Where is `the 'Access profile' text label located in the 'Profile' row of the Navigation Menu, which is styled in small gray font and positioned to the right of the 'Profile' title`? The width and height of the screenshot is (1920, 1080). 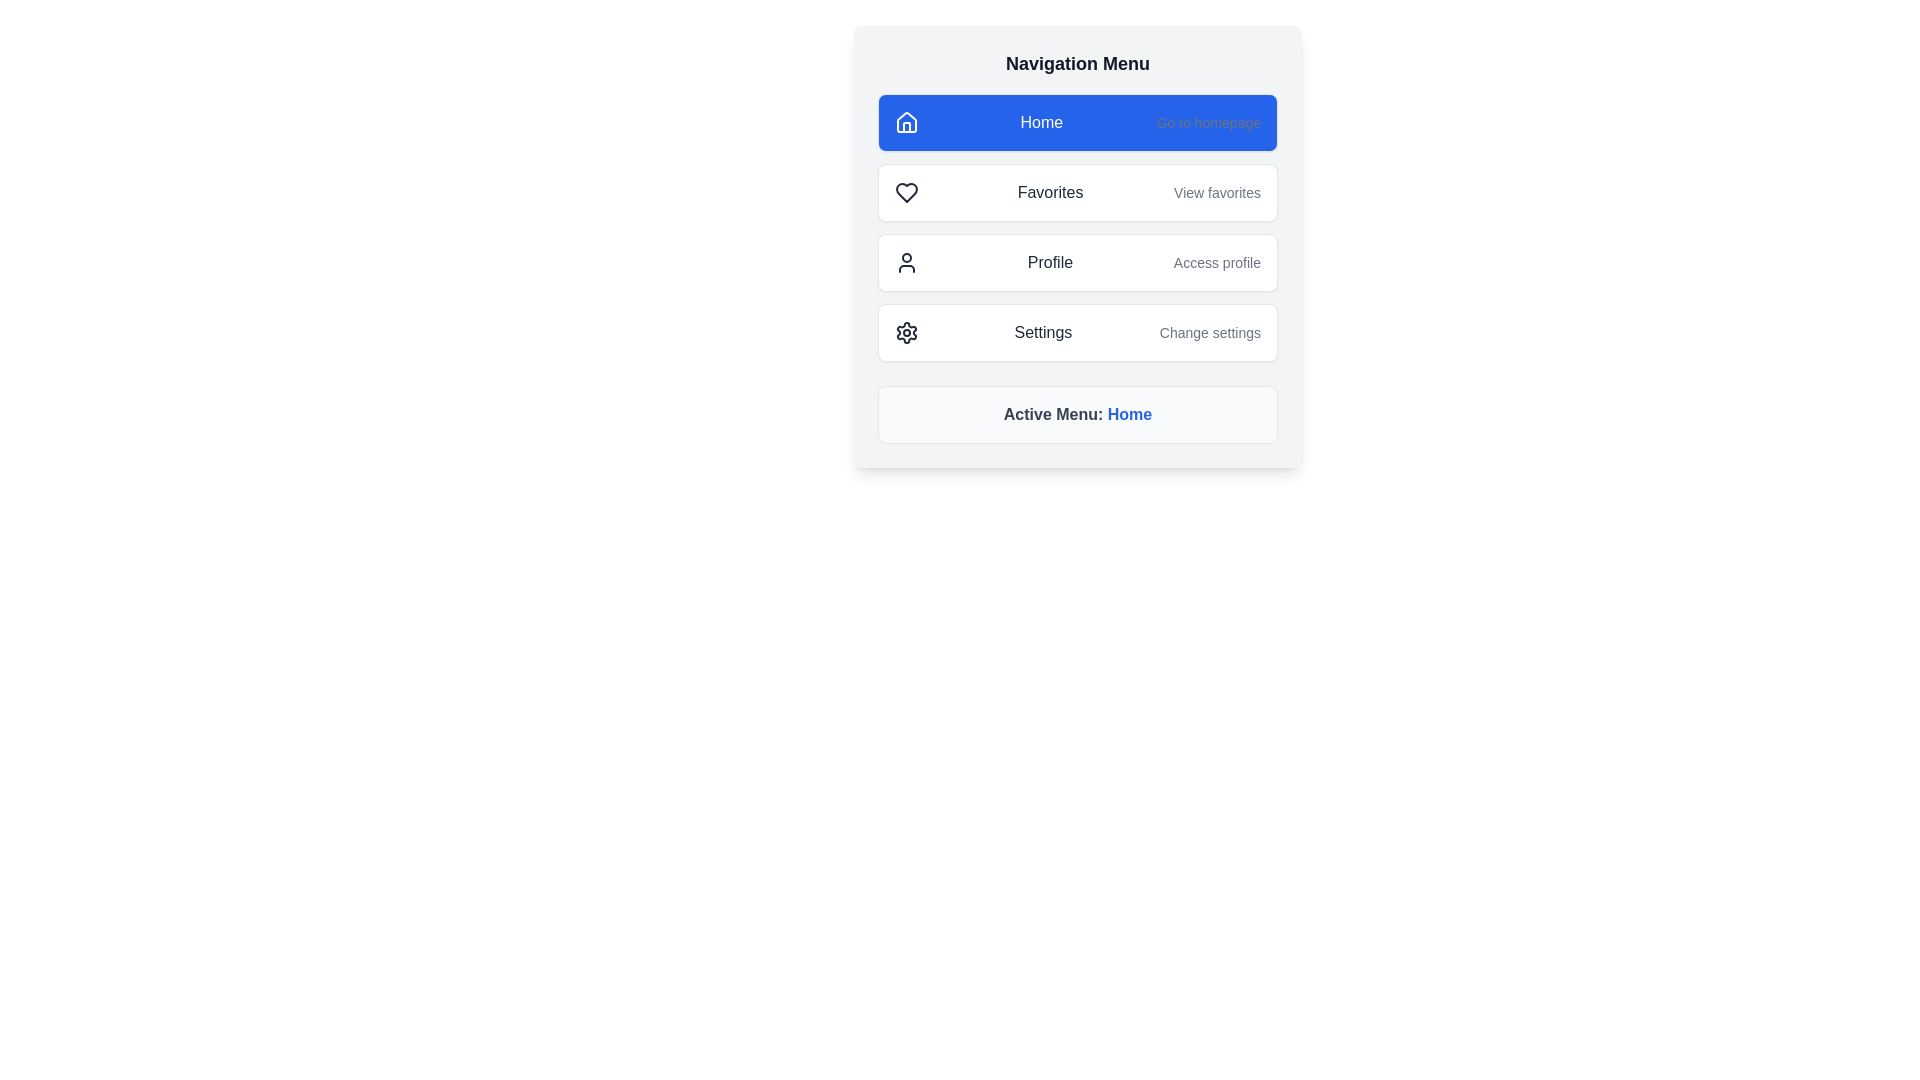 the 'Access profile' text label located in the 'Profile' row of the Navigation Menu, which is styled in small gray font and positioned to the right of the 'Profile' title is located at coordinates (1216, 261).